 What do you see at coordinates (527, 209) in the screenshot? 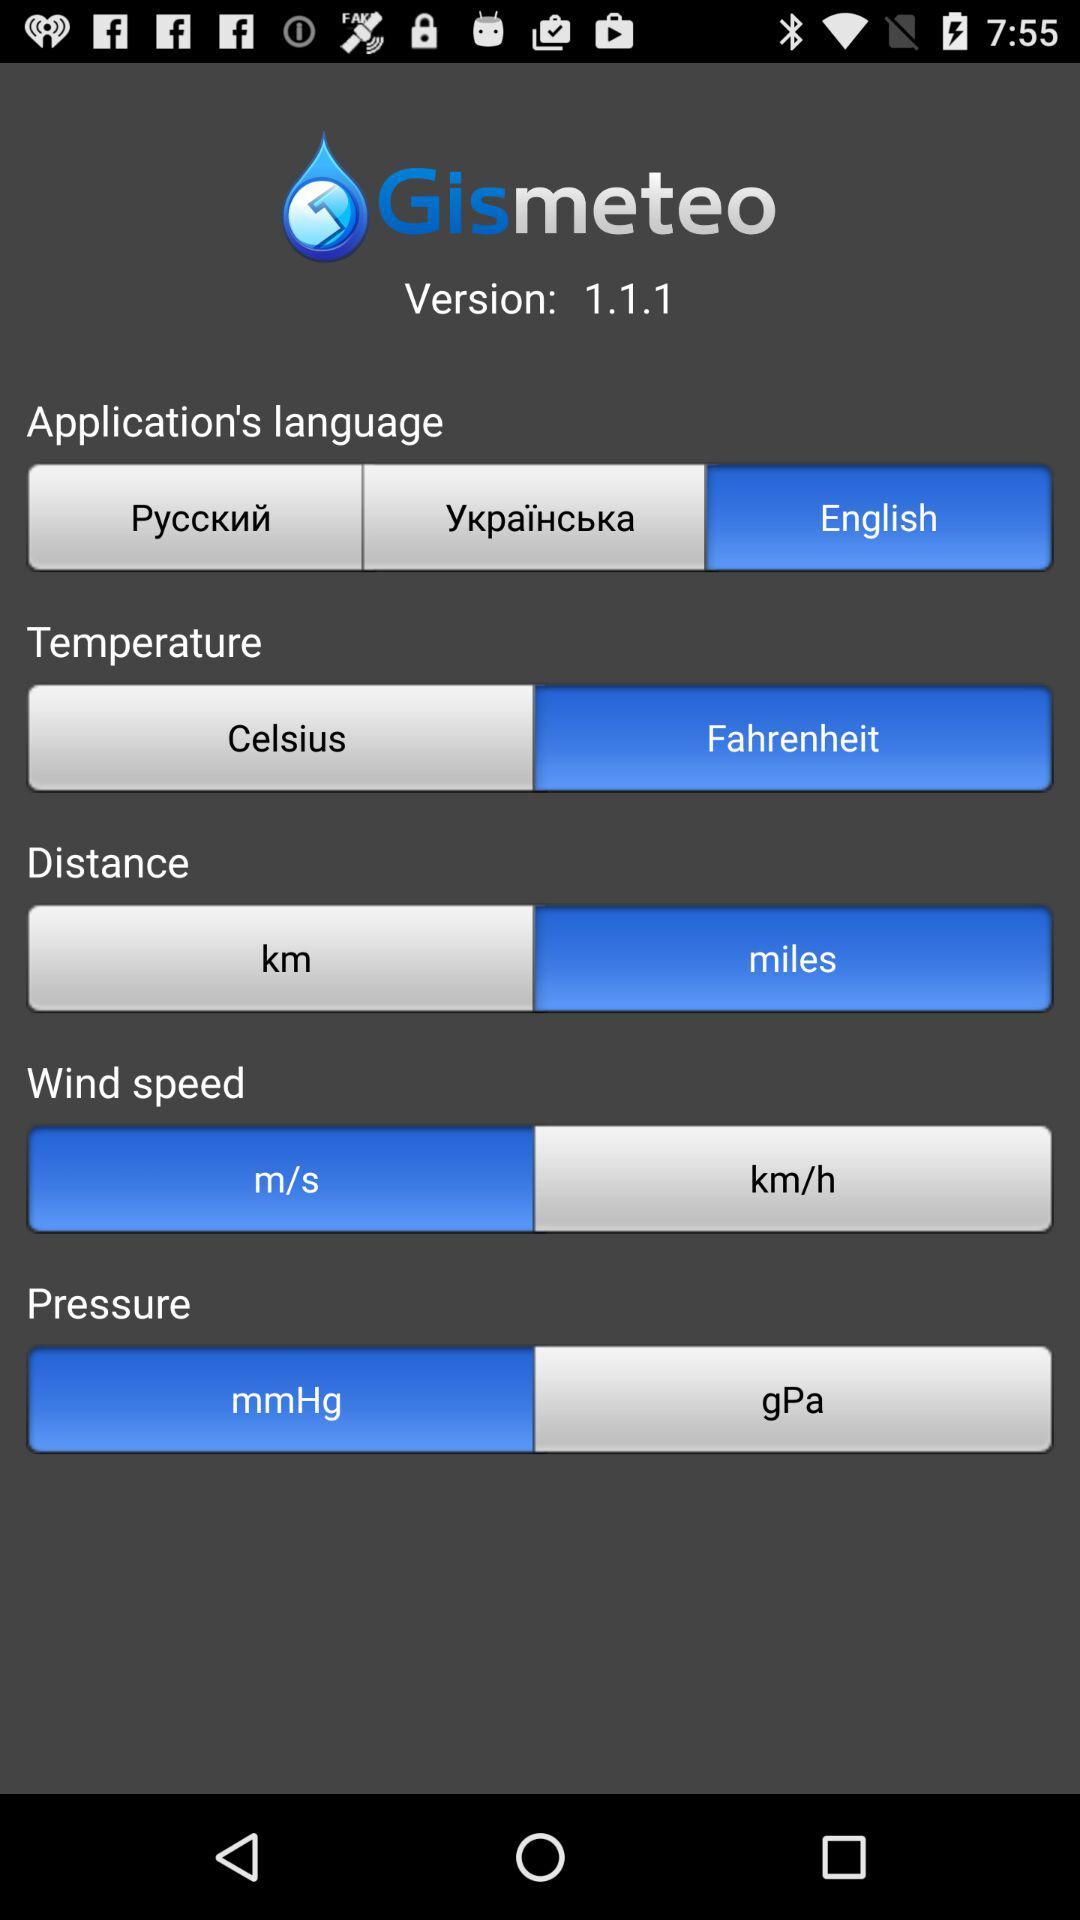
I see `the date_range icon` at bounding box center [527, 209].